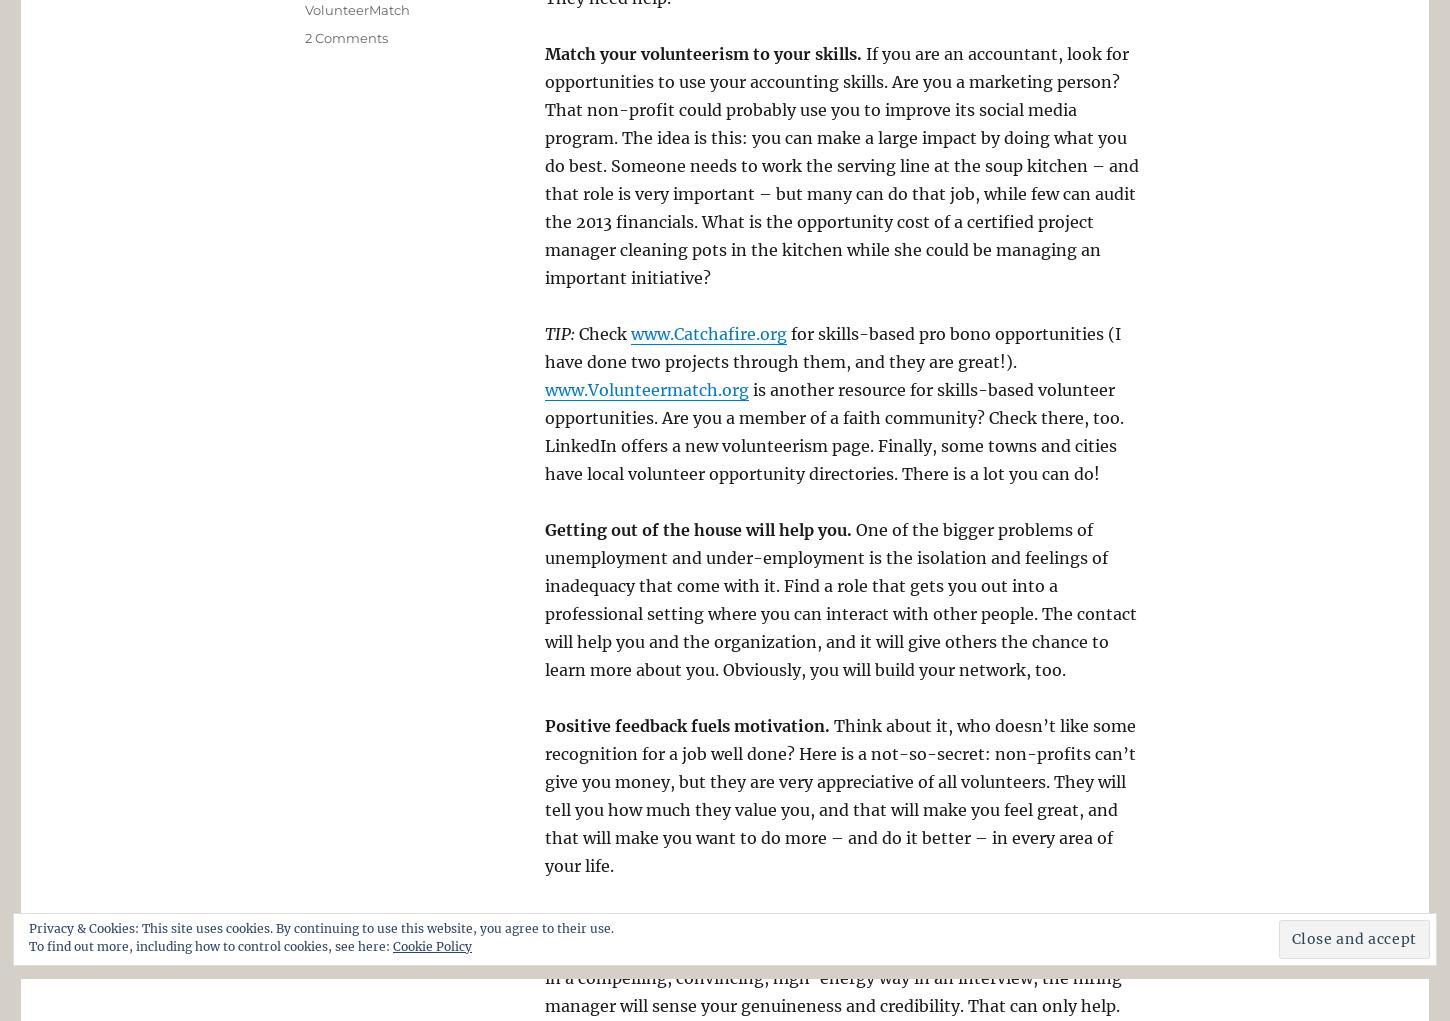 This screenshot has height=1021, width=1450. What do you see at coordinates (545, 921) in the screenshot?
I see `'You will have fresh stories.'` at bounding box center [545, 921].